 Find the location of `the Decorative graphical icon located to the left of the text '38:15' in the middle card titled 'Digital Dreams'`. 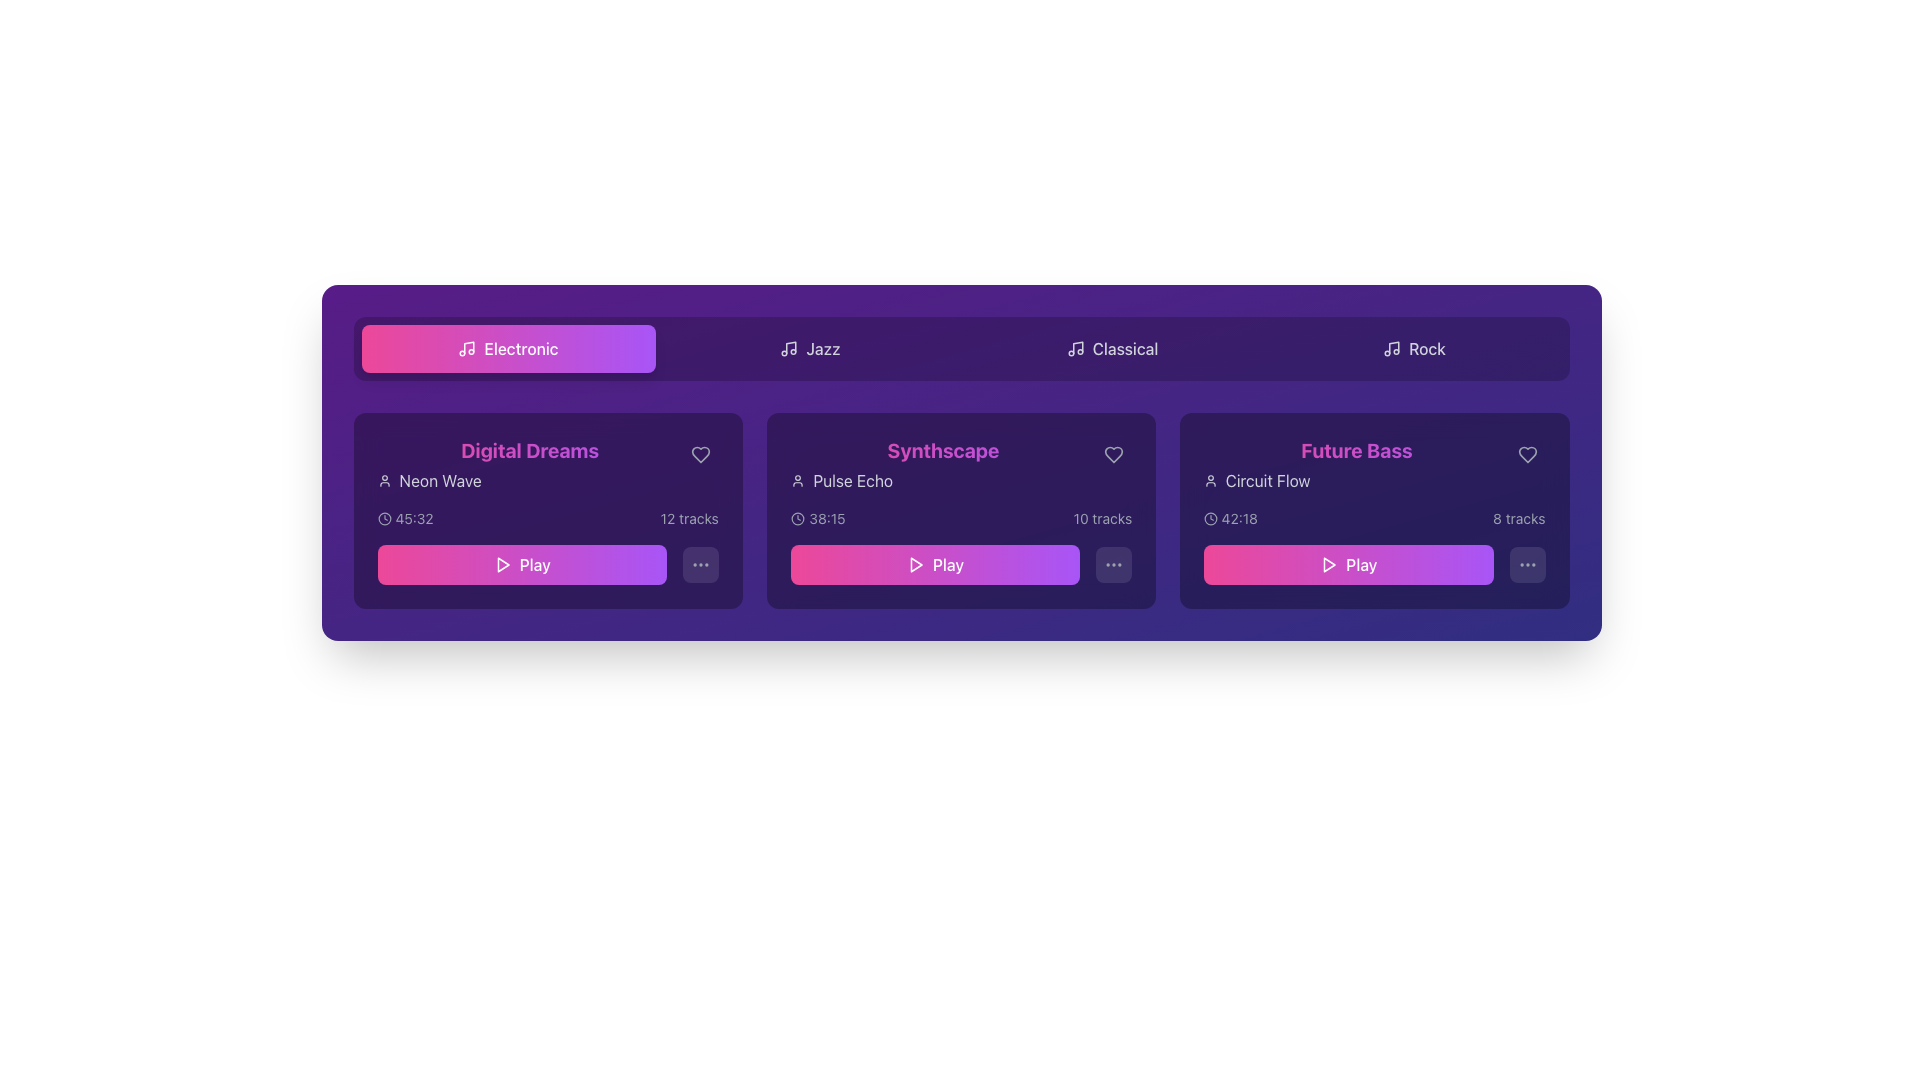

the Decorative graphical icon located to the left of the text '38:15' in the middle card titled 'Digital Dreams' is located at coordinates (796, 518).